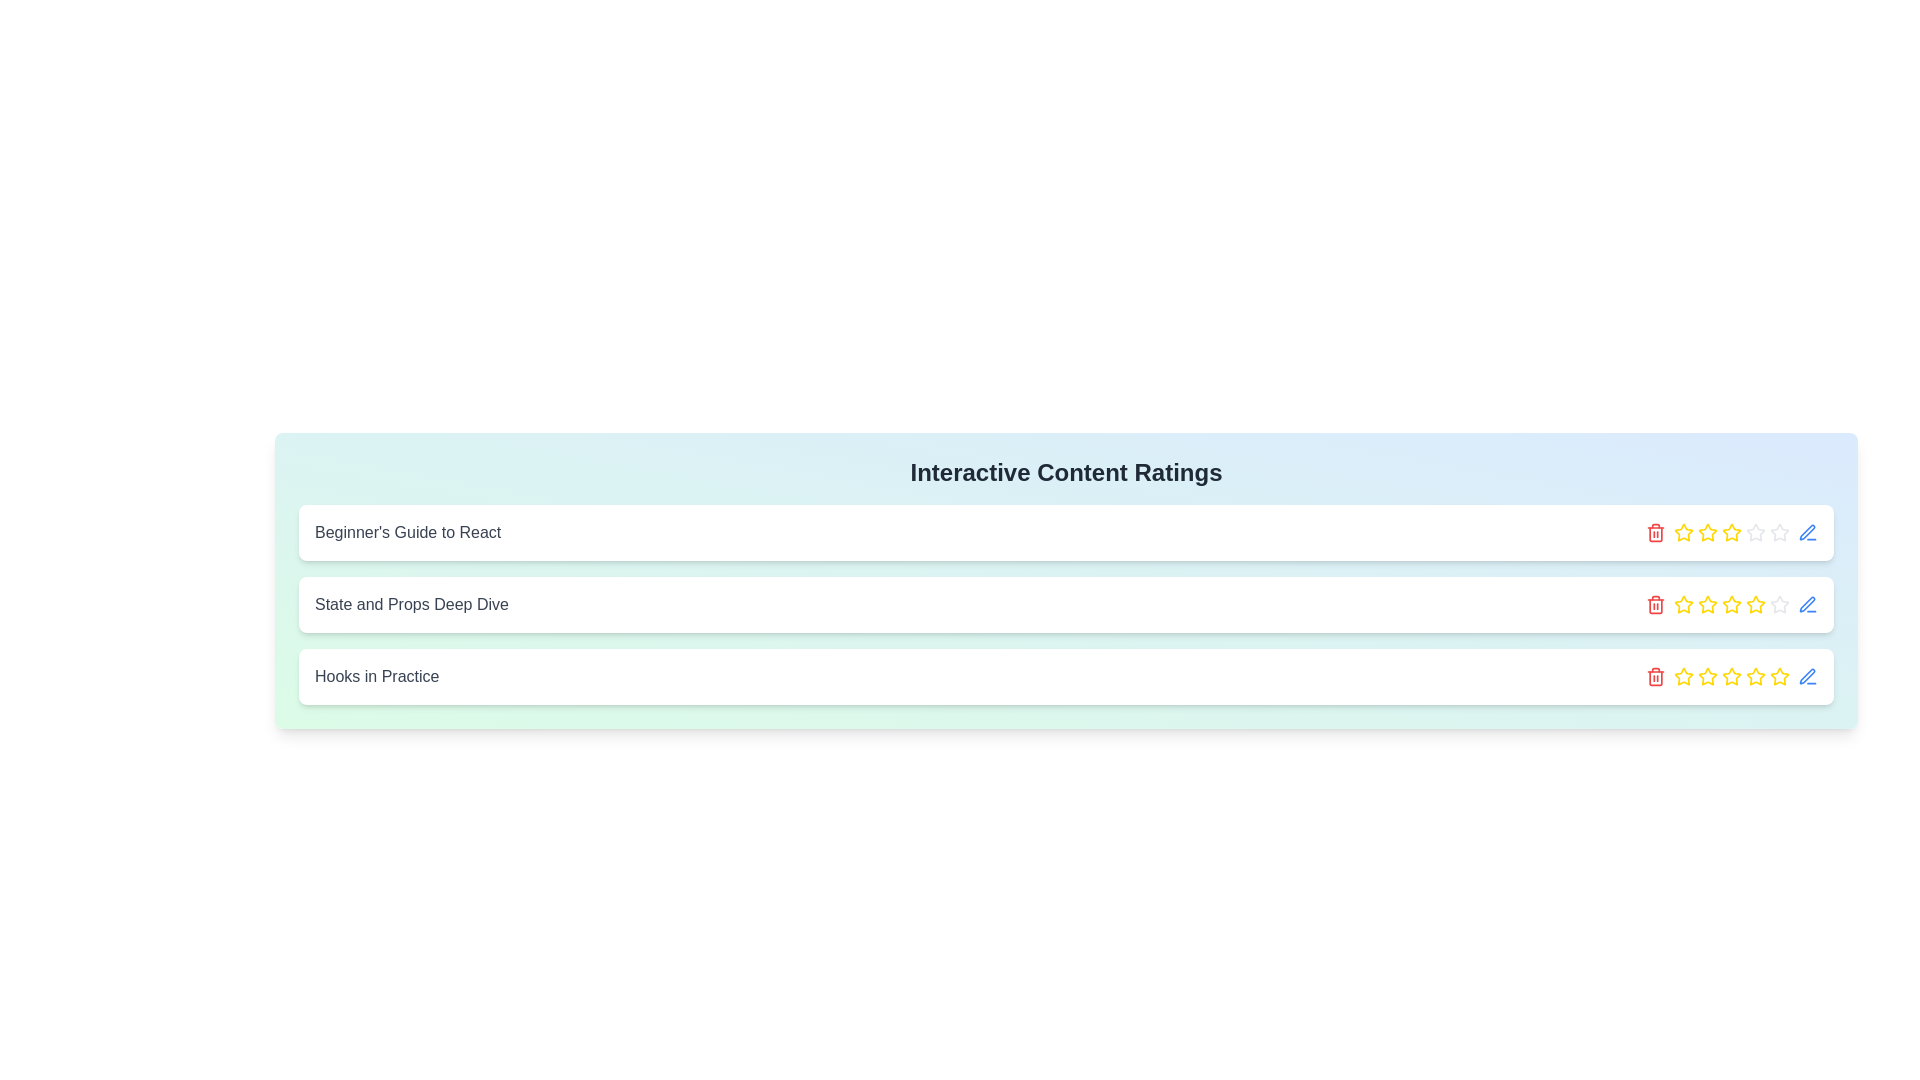 The height and width of the screenshot is (1080, 1920). What do you see at coordinates (1731, 604) in the screenshot?
I see `the fourth star icon in the rating mechanism` at bounding box center [1731, 604].